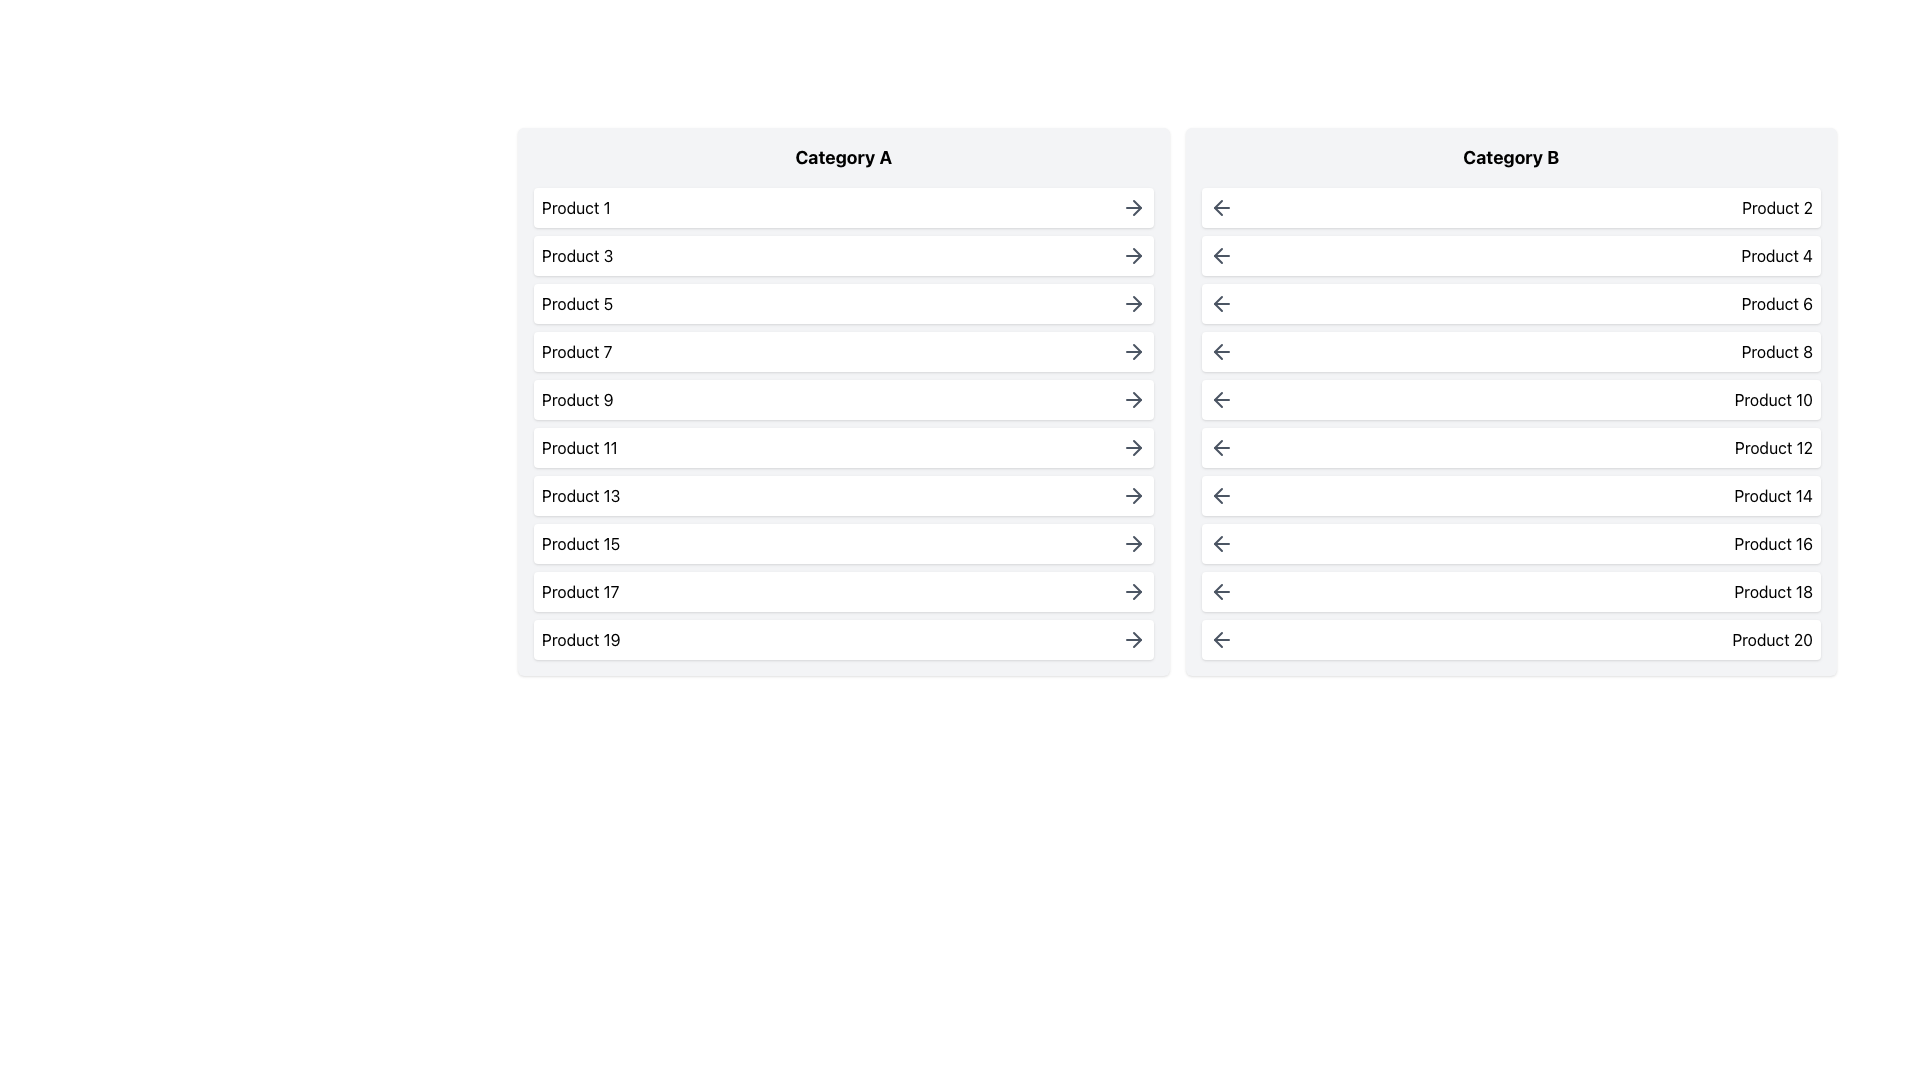 The width and height of the screenshot is (1920, 1080). Describe the element at coordinates (1773, 495) in the screenshot. I see `the text label displaying 'Product 14', which is located at the far right of a row with rounded corners and shadowing` at that location.